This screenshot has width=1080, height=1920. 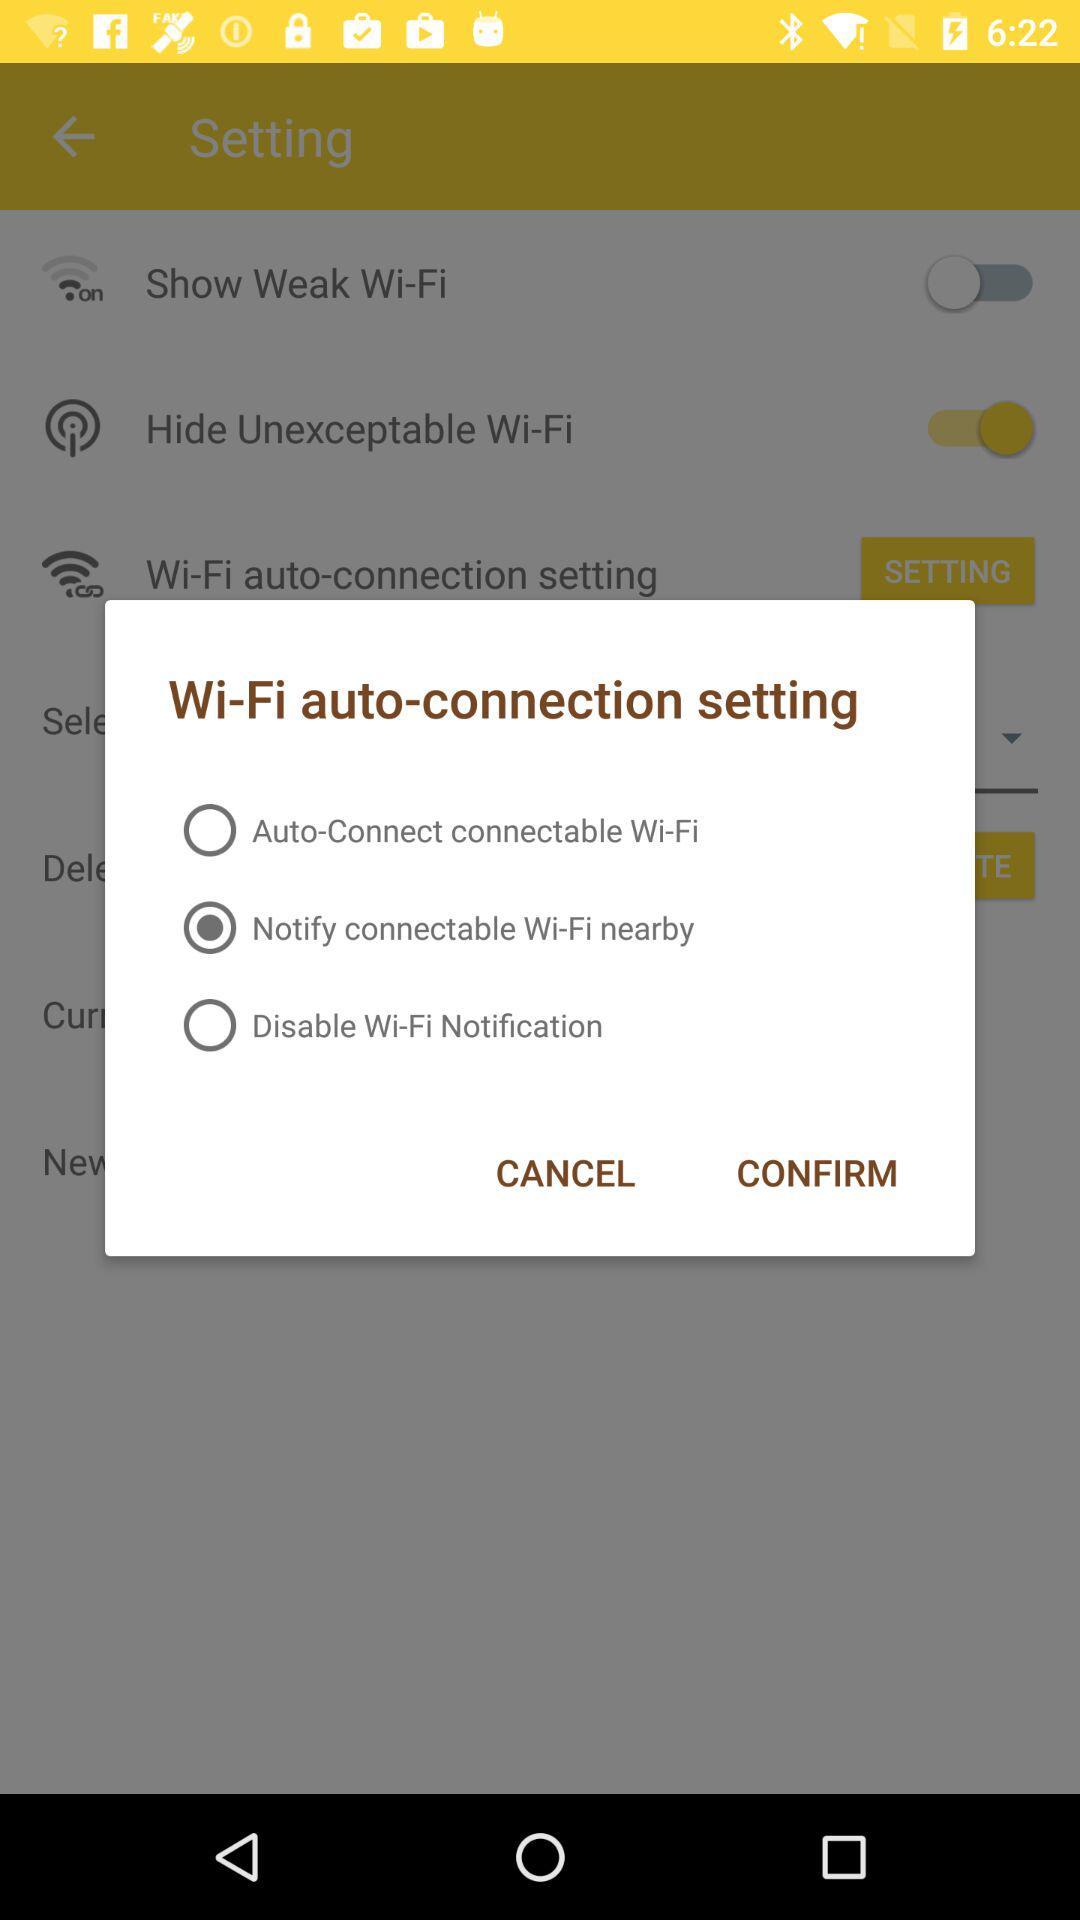 What do you see at coordinates (432, 830) in the screenshot?
I see `item above the notify connectable wi` at bounding box center [432, 830].